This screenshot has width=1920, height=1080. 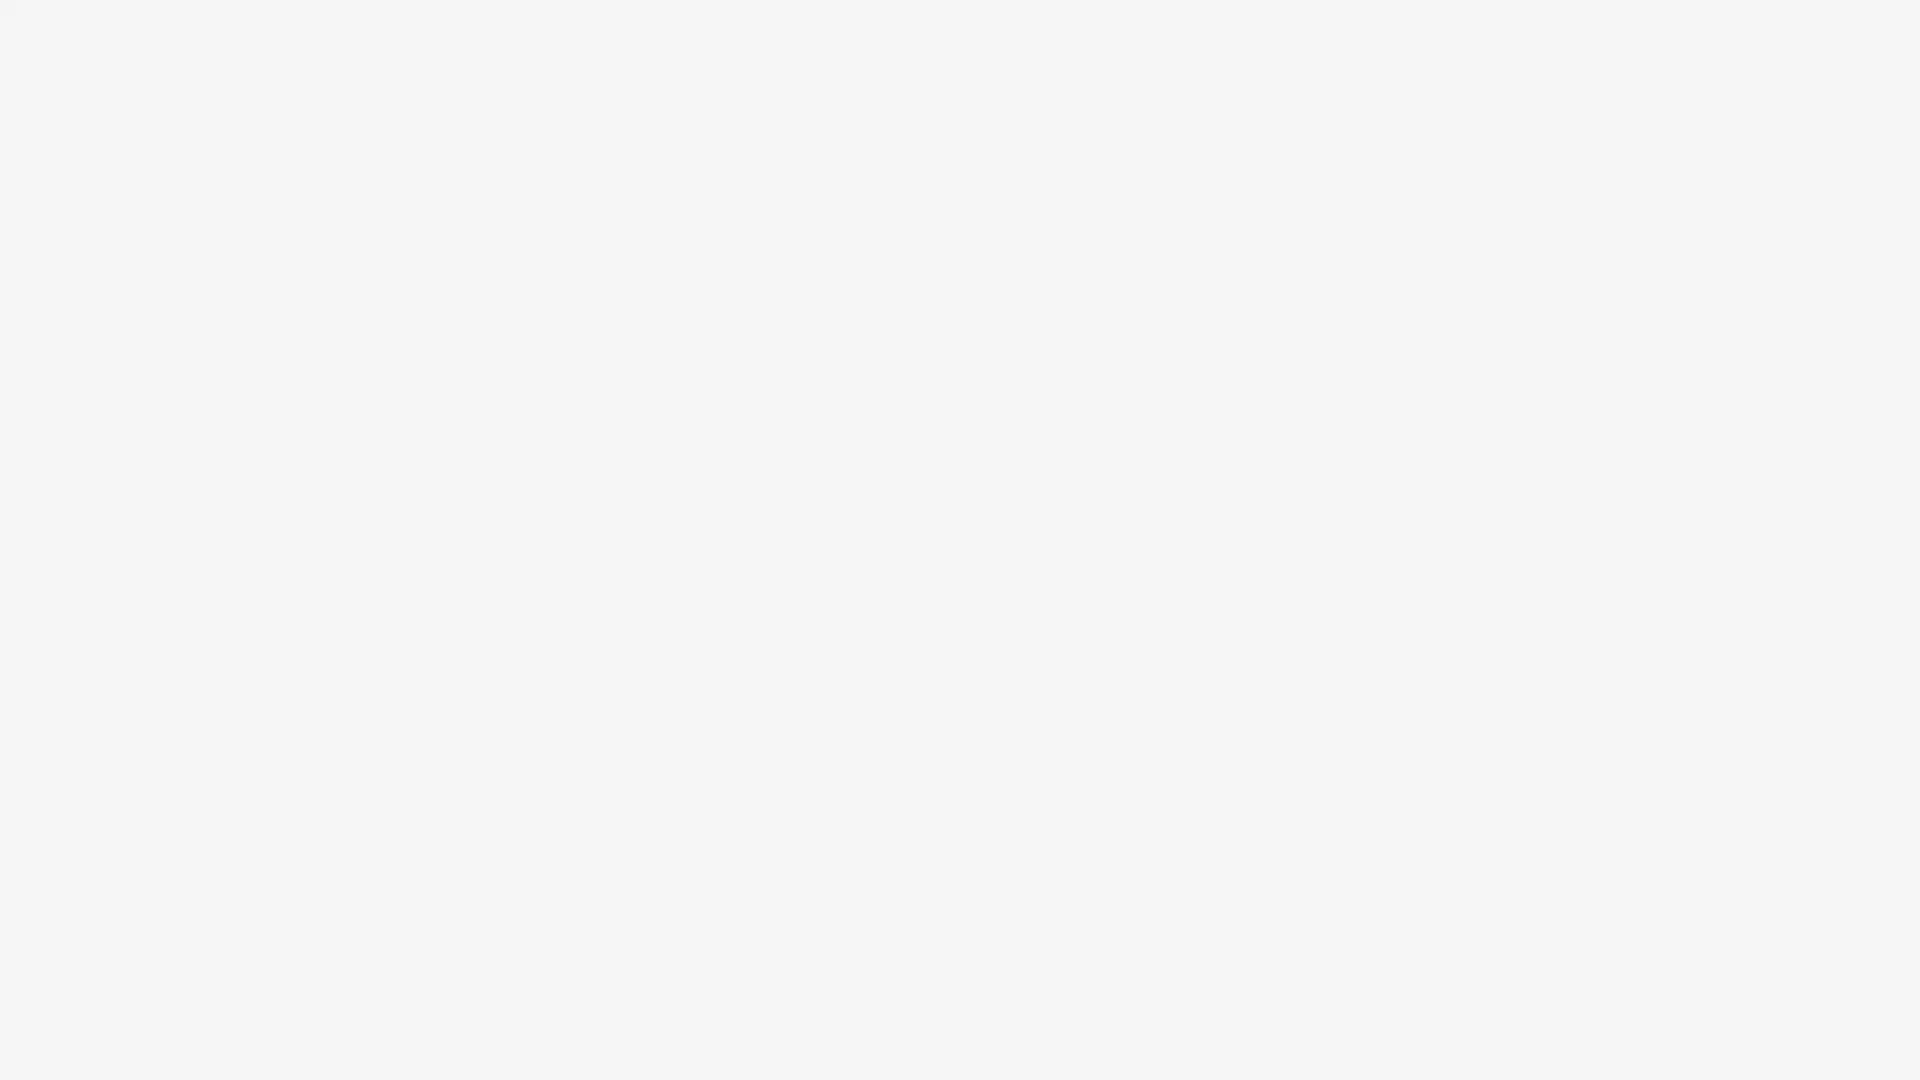 I want to click on Cookies Settings, so click(x=203, y=1002).